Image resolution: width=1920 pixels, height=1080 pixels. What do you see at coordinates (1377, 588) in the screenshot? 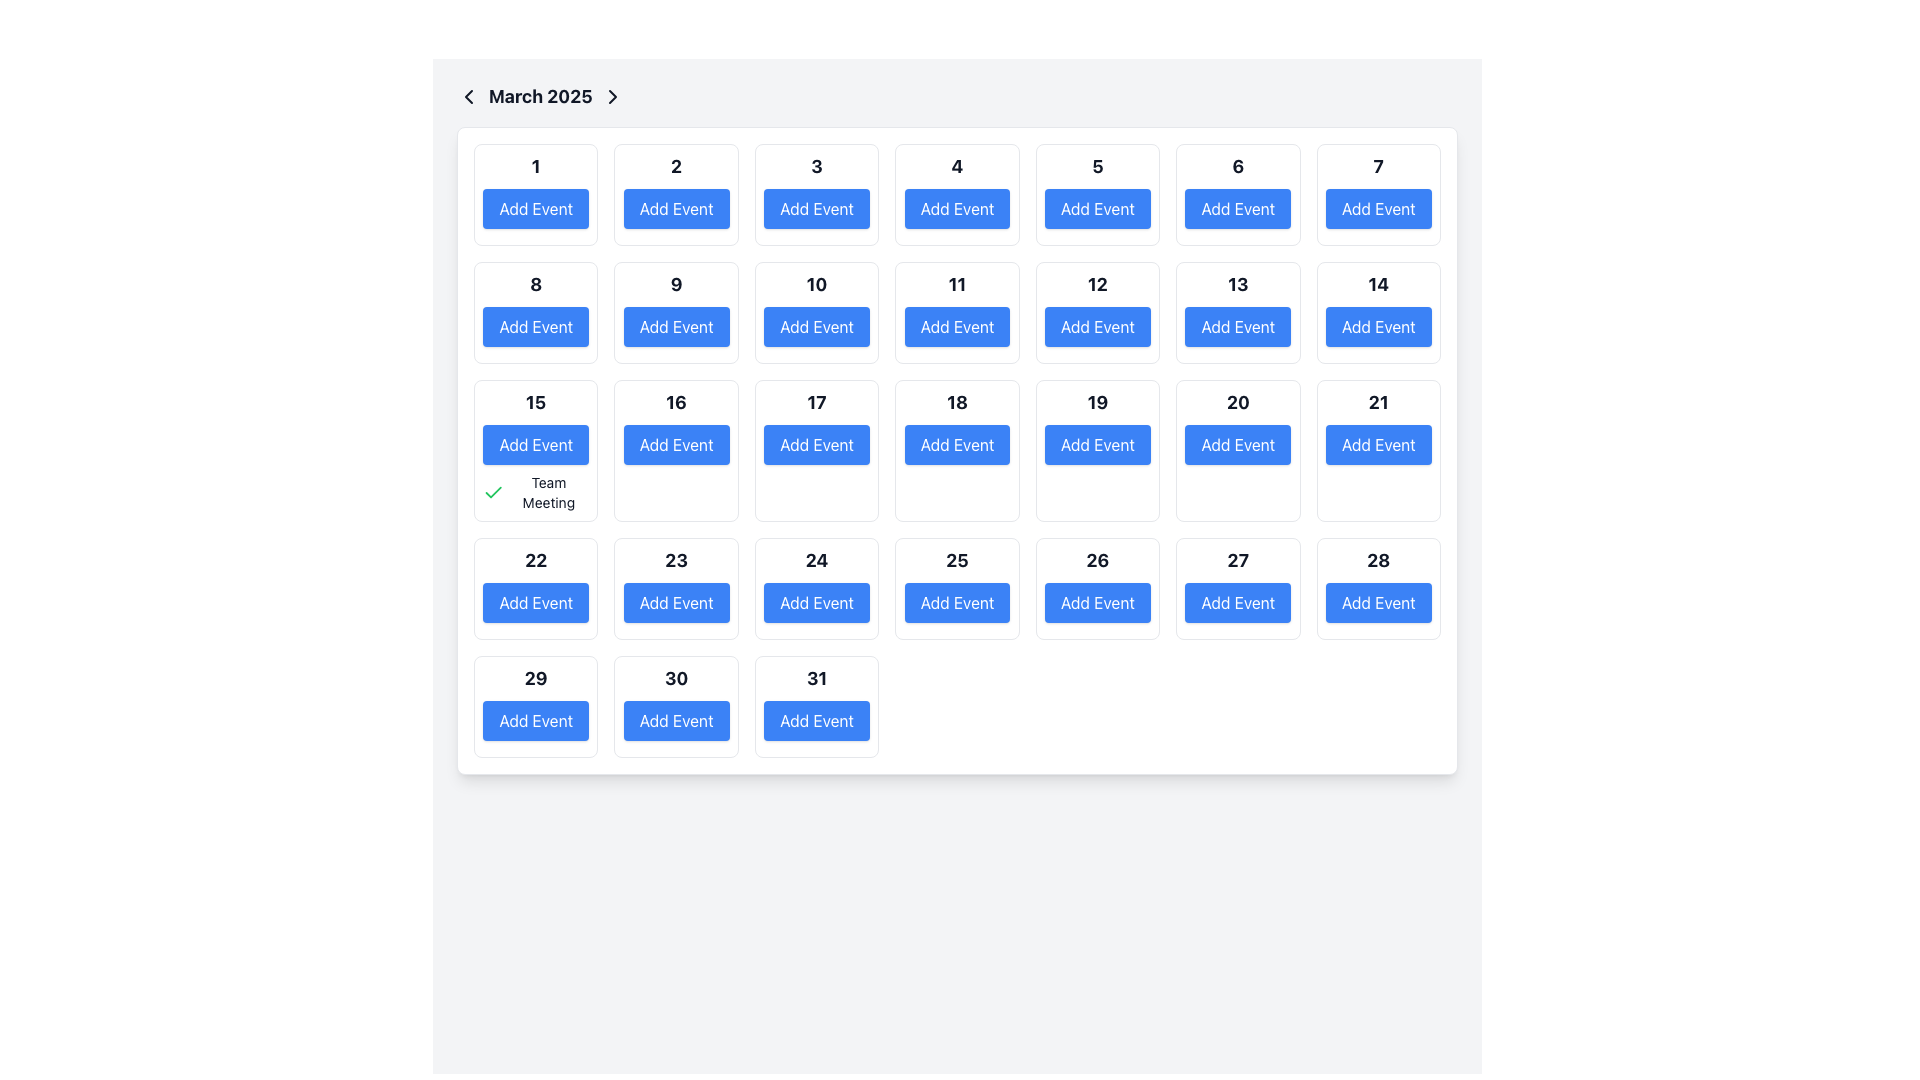
I see `the interactive button labeled 'Add Event' located in the 28th cell of the calendar grid` at bounding box center [1377, 588].